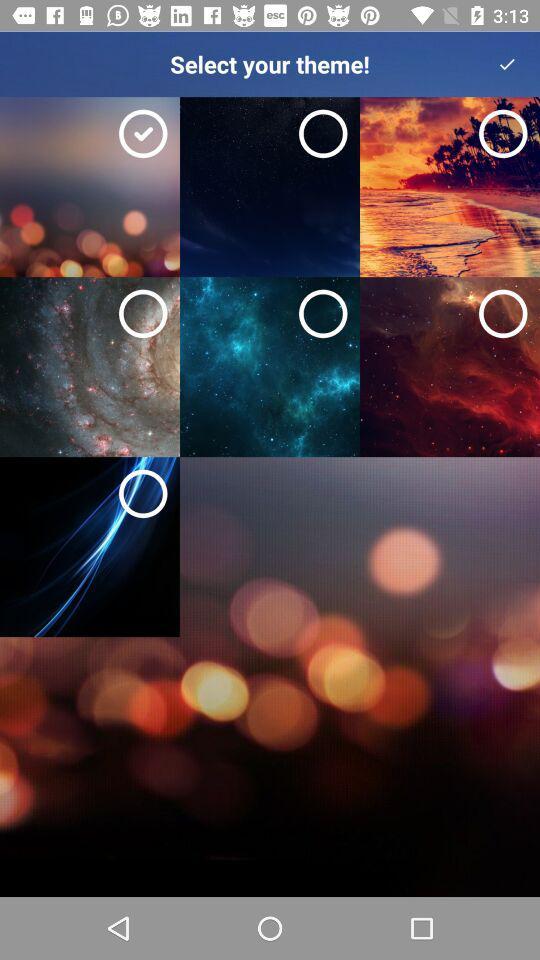 This screenshot has width=540, height=960. What do you see at coordinates (507, 64) in the screenshot?
I see `the check icon` at bounding box center [507, 64].